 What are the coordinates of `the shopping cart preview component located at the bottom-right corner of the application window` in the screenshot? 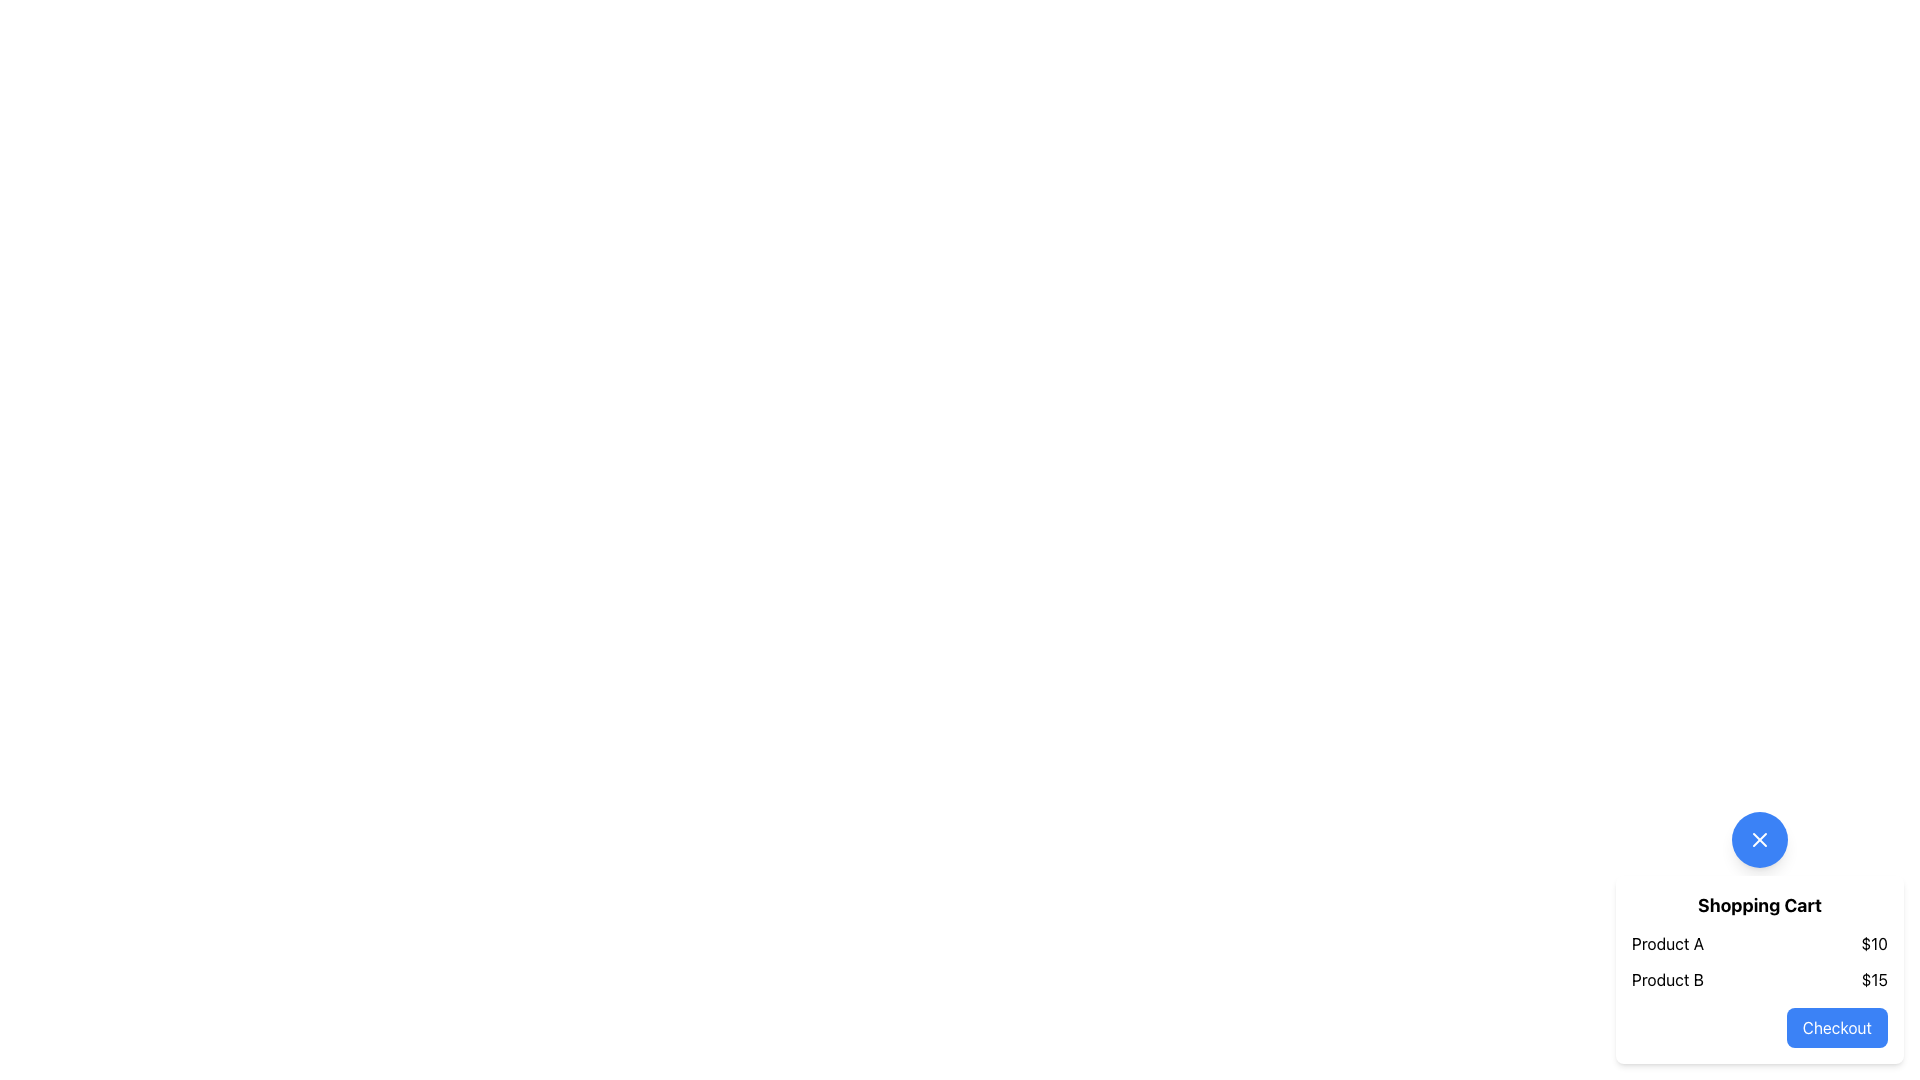 It's located at (1760, 937).